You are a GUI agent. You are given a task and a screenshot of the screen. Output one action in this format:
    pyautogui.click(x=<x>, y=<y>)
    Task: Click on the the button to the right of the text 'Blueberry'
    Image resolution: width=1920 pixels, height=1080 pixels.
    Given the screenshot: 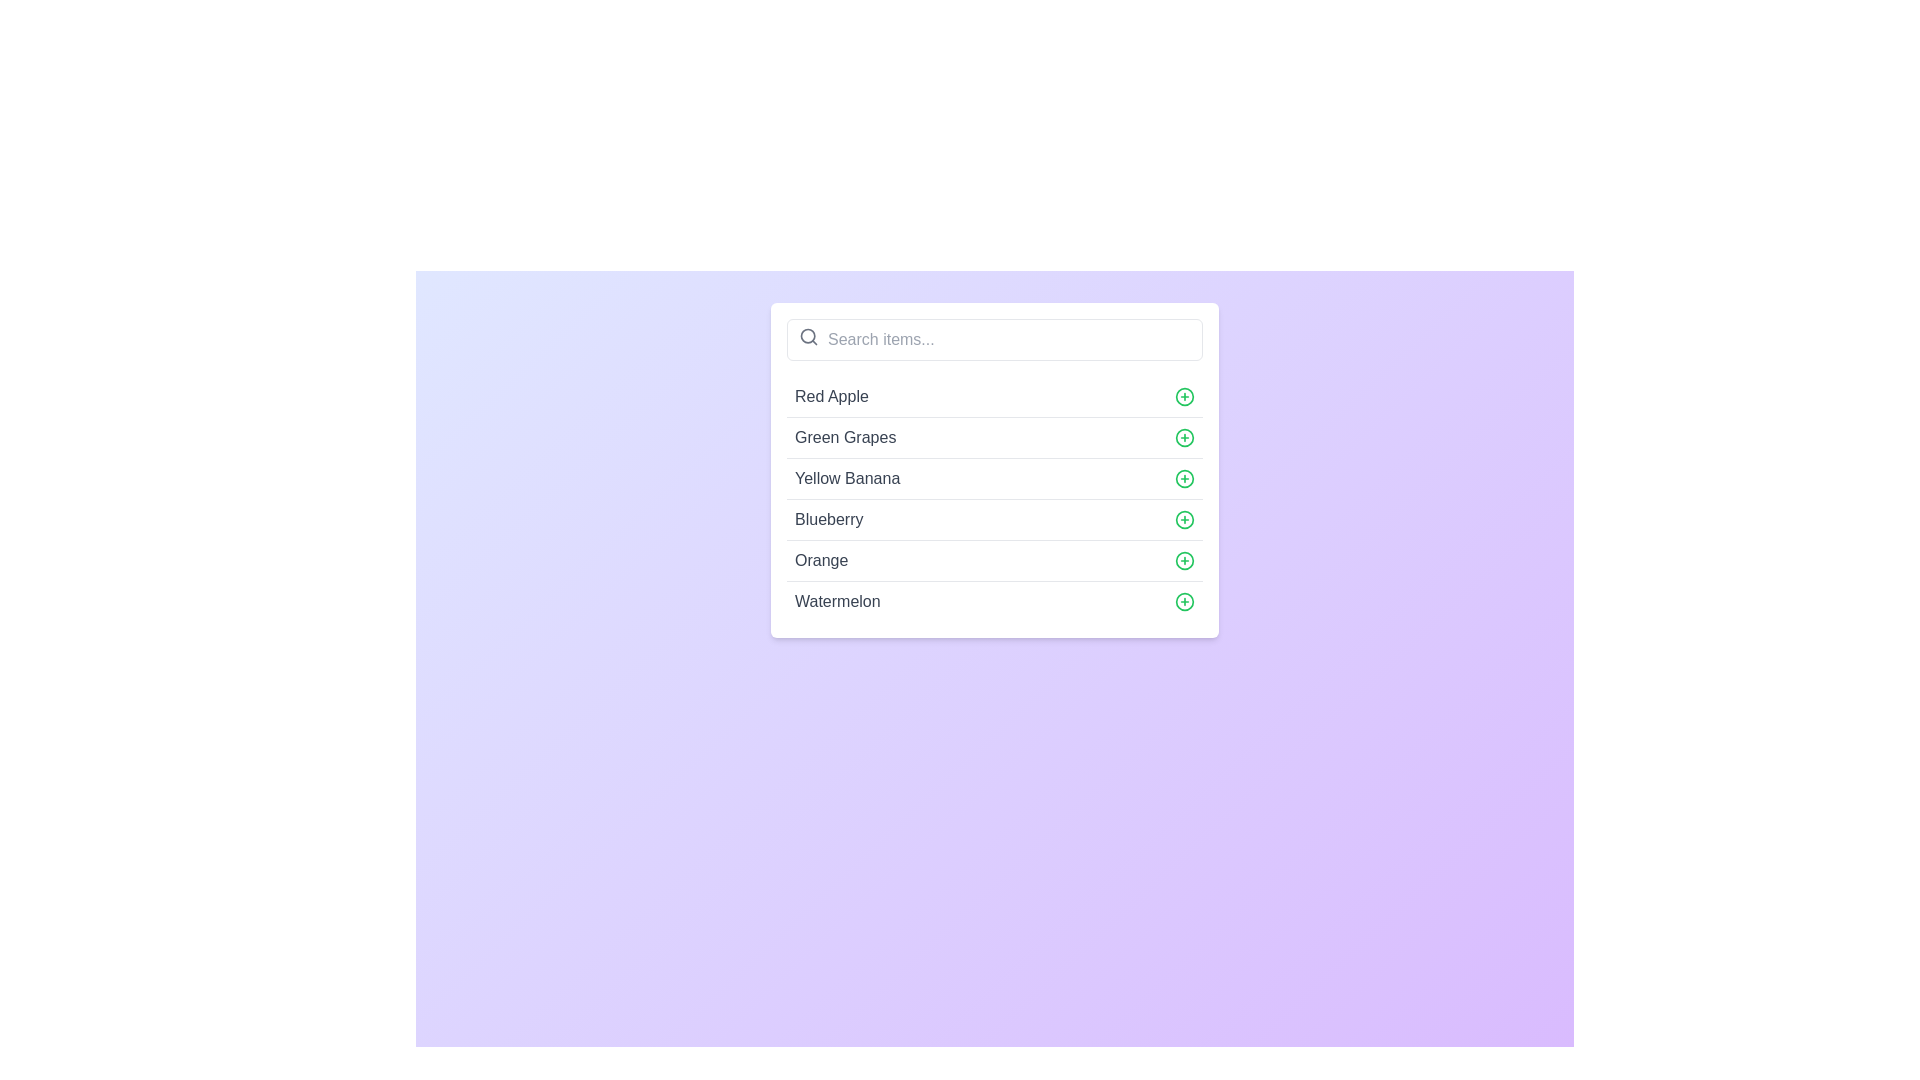 What is the action you would take?
    pyautogui.click(x=1185, y=519)
    